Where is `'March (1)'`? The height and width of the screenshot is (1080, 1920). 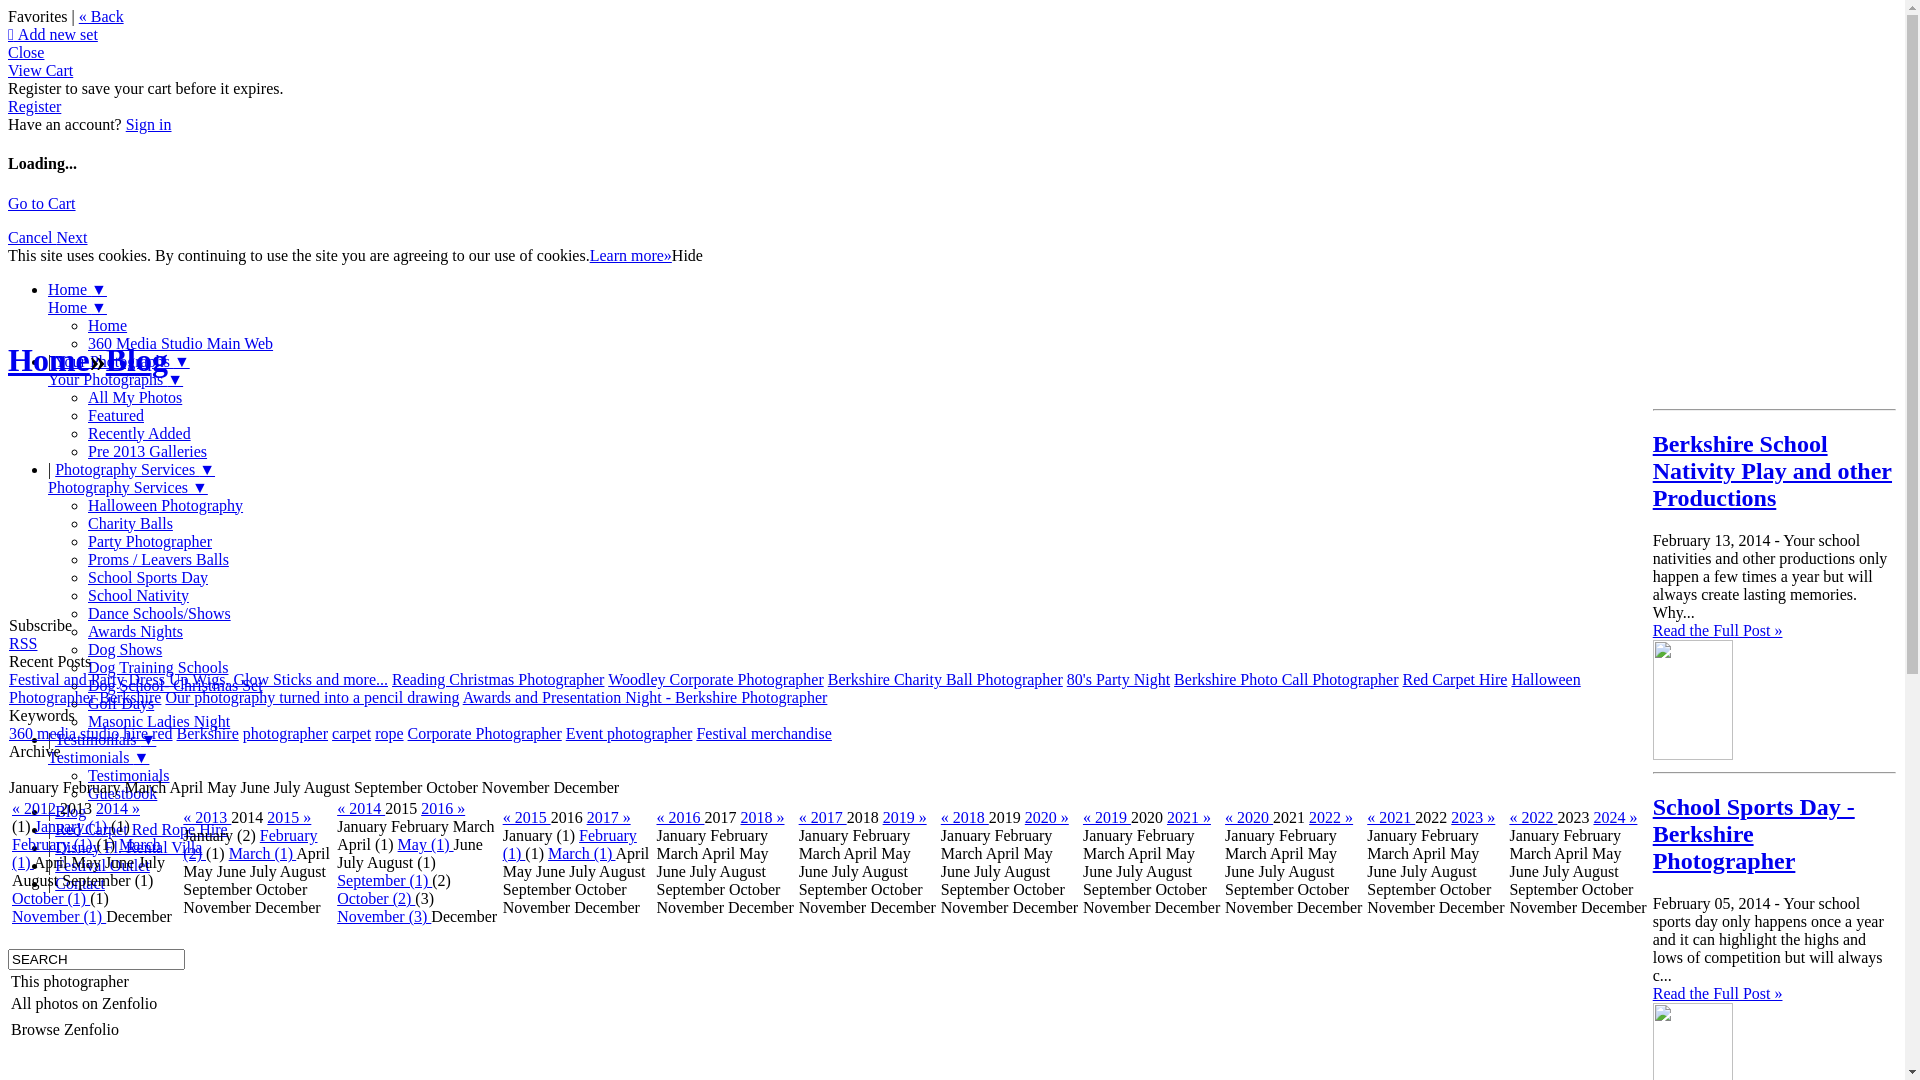 'March (1)' is located at coordinates (580, 853).